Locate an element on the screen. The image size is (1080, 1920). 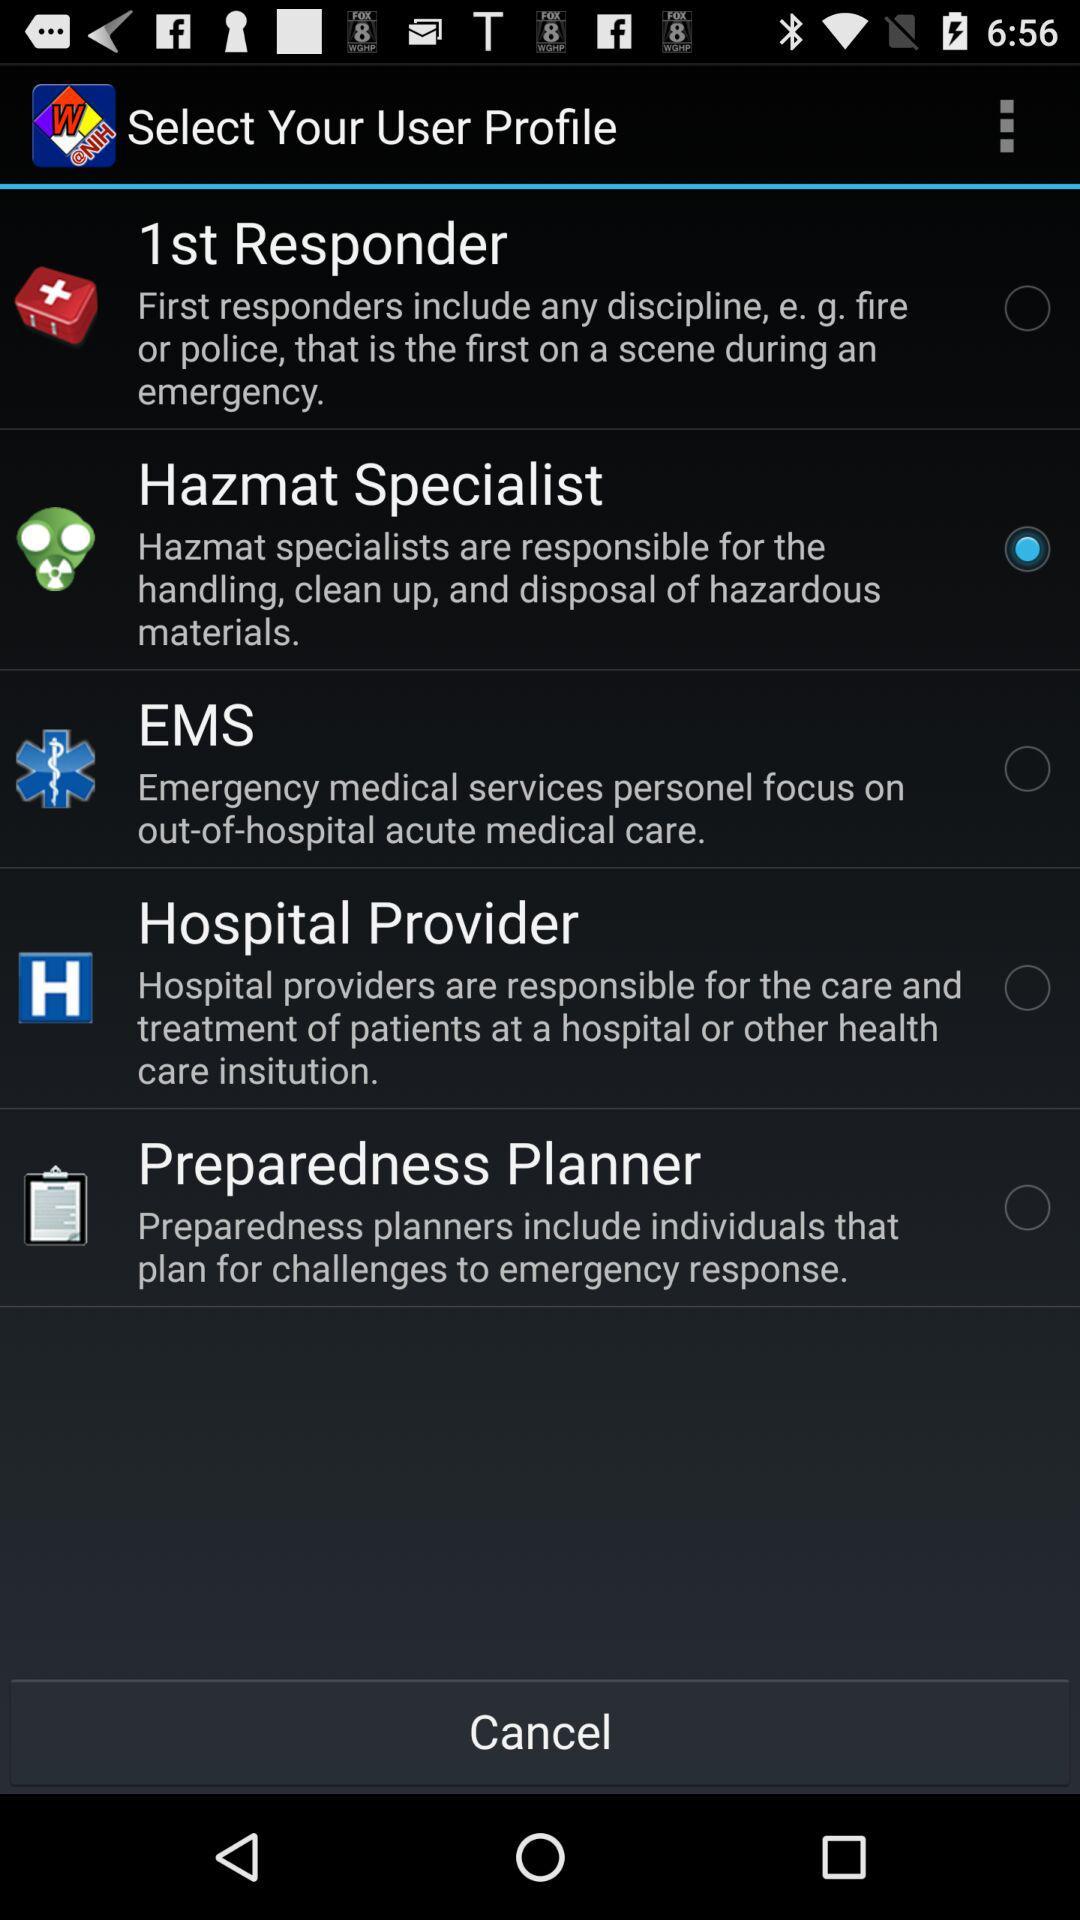
the ems is located at coordinates (196, 721).